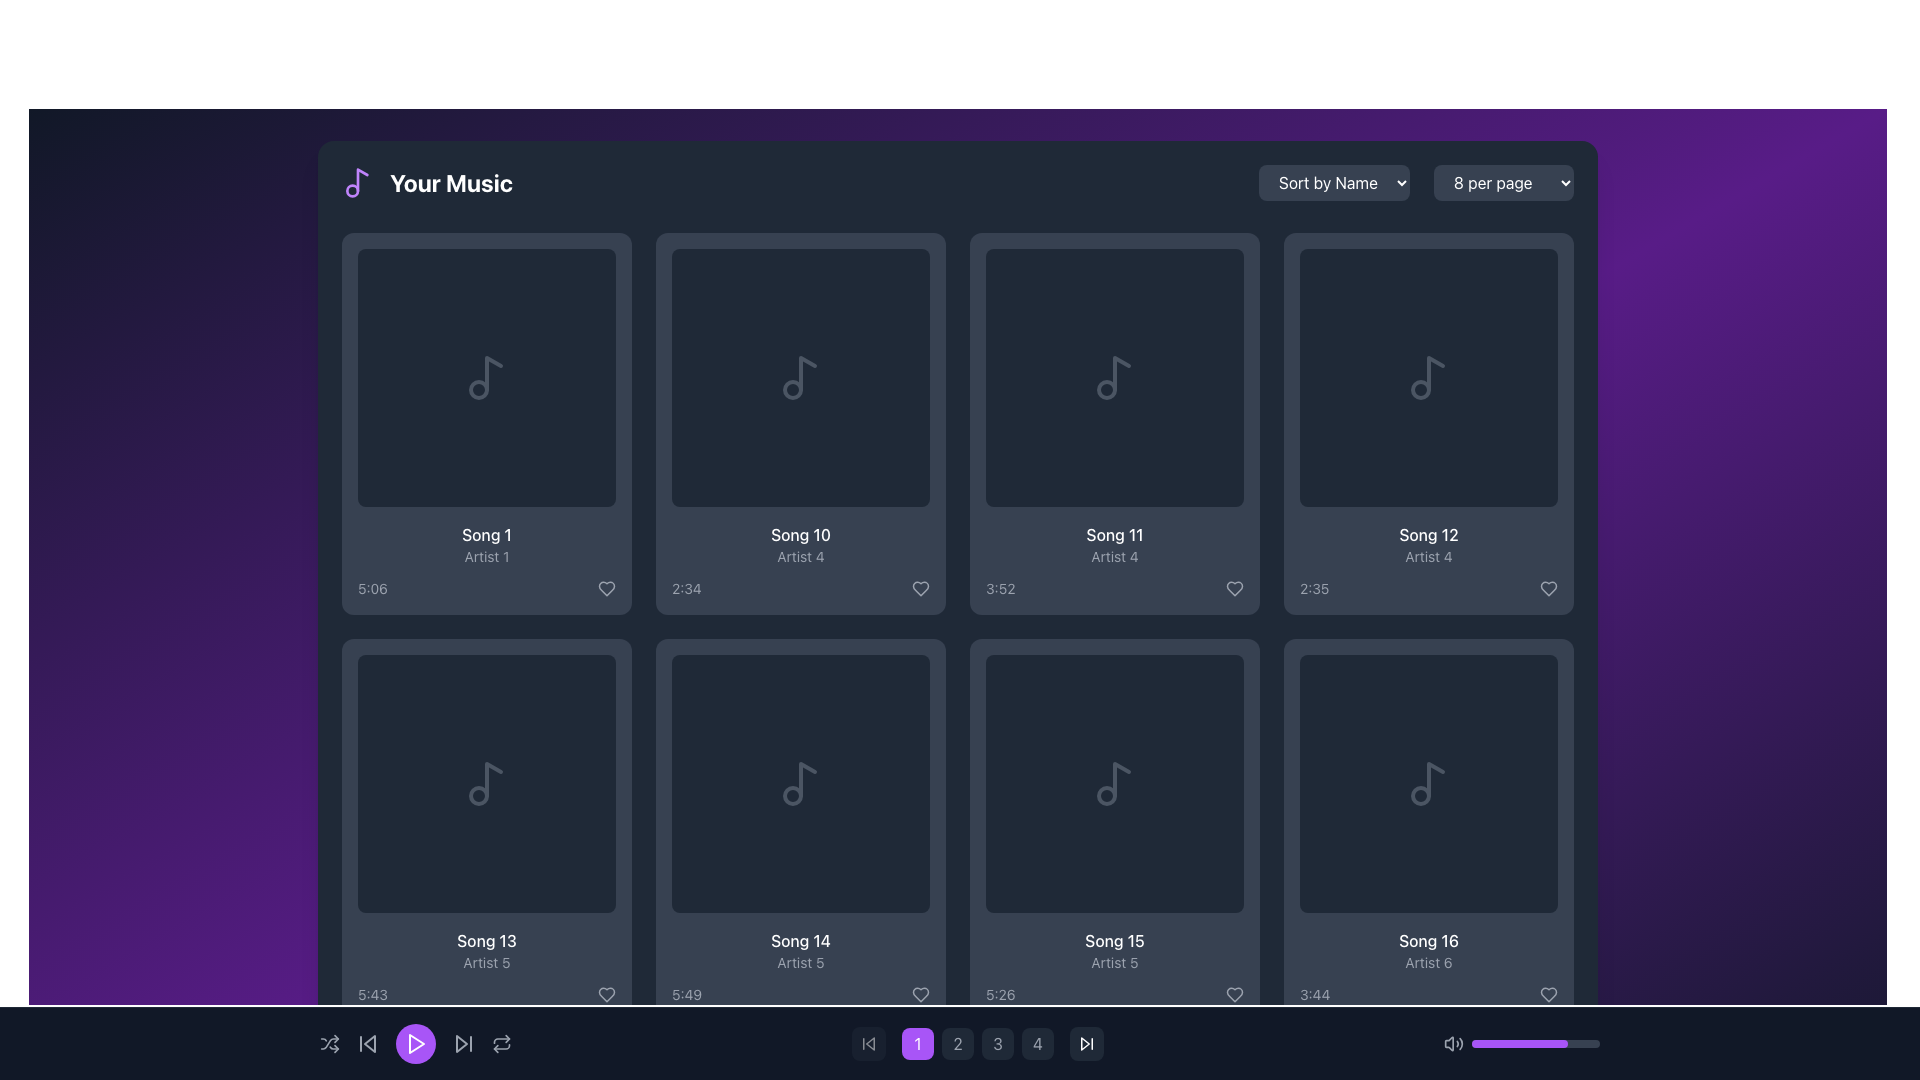 The image size is (1920, 1080). Describe the element at coordinates (801, 941) in the screenshot. I see `the text label that reads 'Song 14', which is styled in white color and positioned in the seventh card of the grid layout, below the album art and above 'Artist 5'` at that location.